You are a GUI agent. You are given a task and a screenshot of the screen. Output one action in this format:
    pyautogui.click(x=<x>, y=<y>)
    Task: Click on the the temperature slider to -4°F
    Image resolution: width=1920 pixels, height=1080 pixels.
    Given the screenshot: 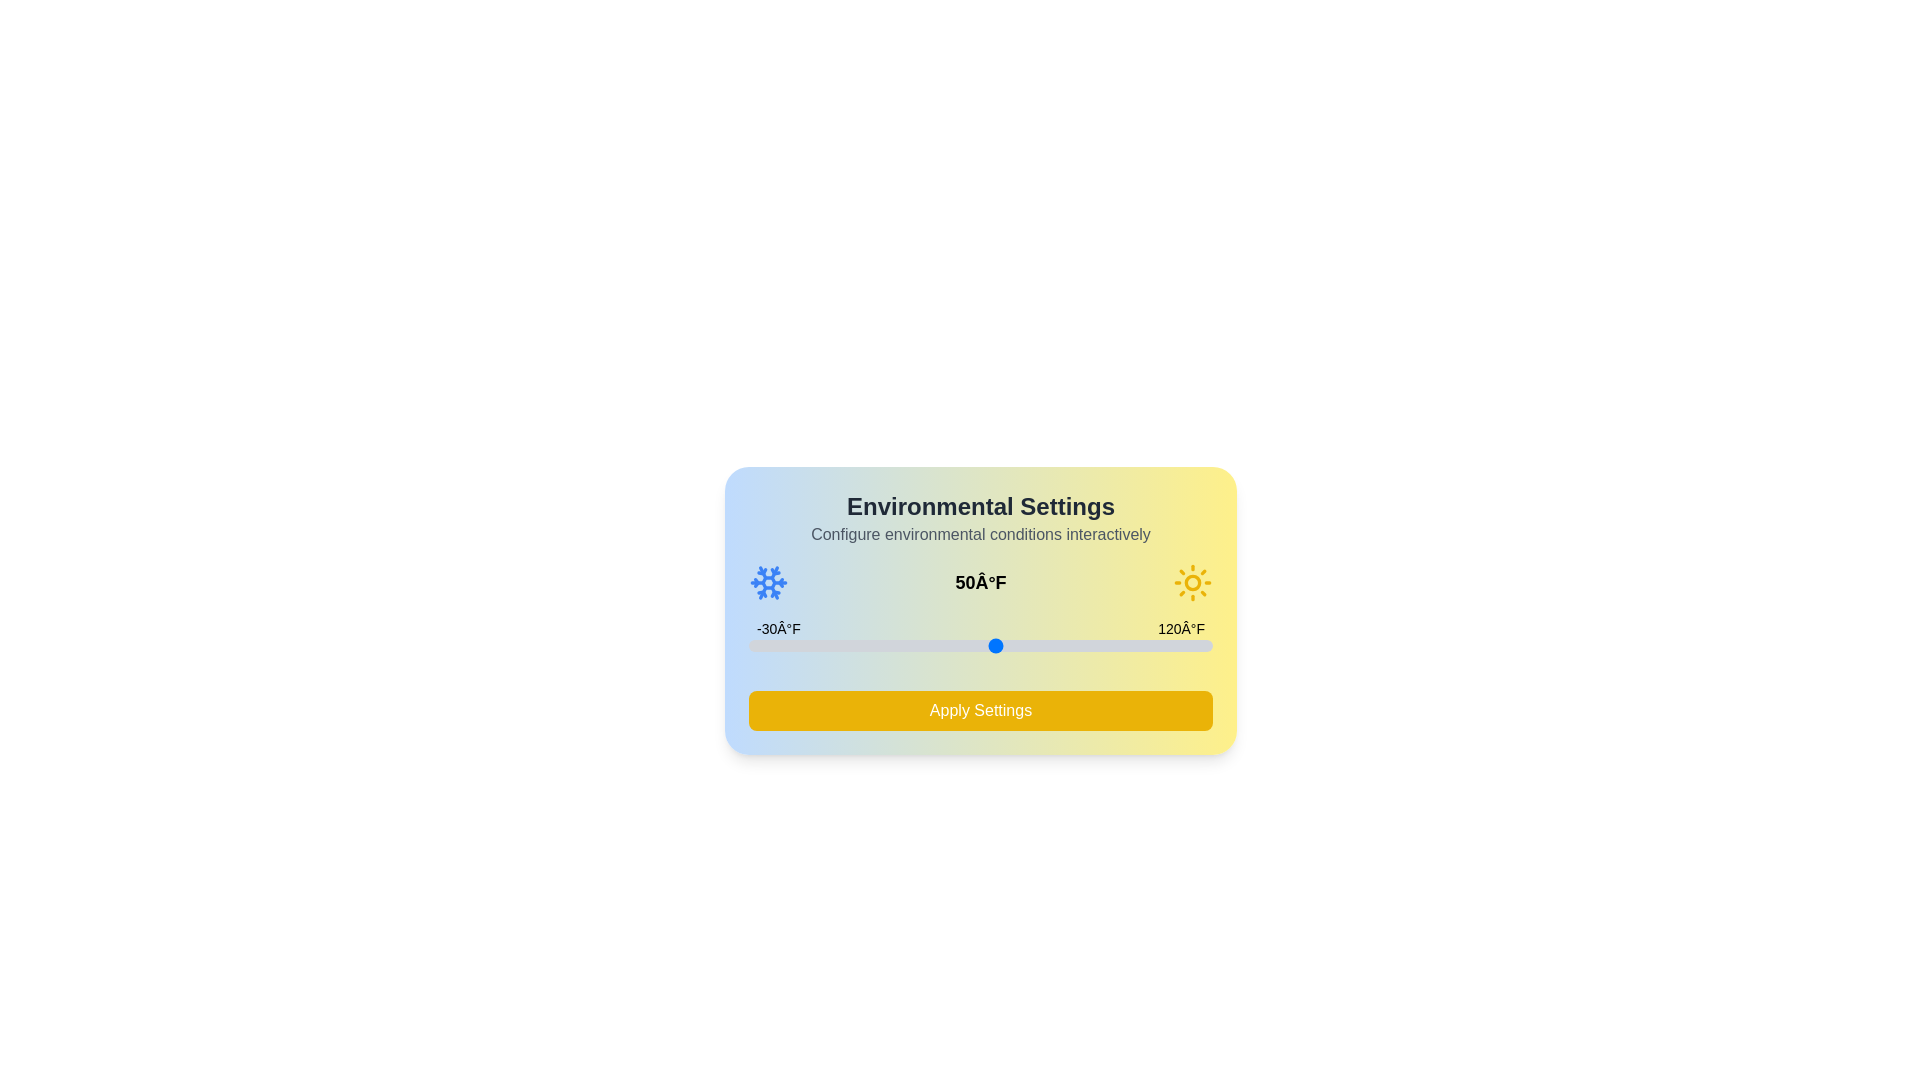 What is the action you would take?
    pyautogui.click(x=829, y=645)
    